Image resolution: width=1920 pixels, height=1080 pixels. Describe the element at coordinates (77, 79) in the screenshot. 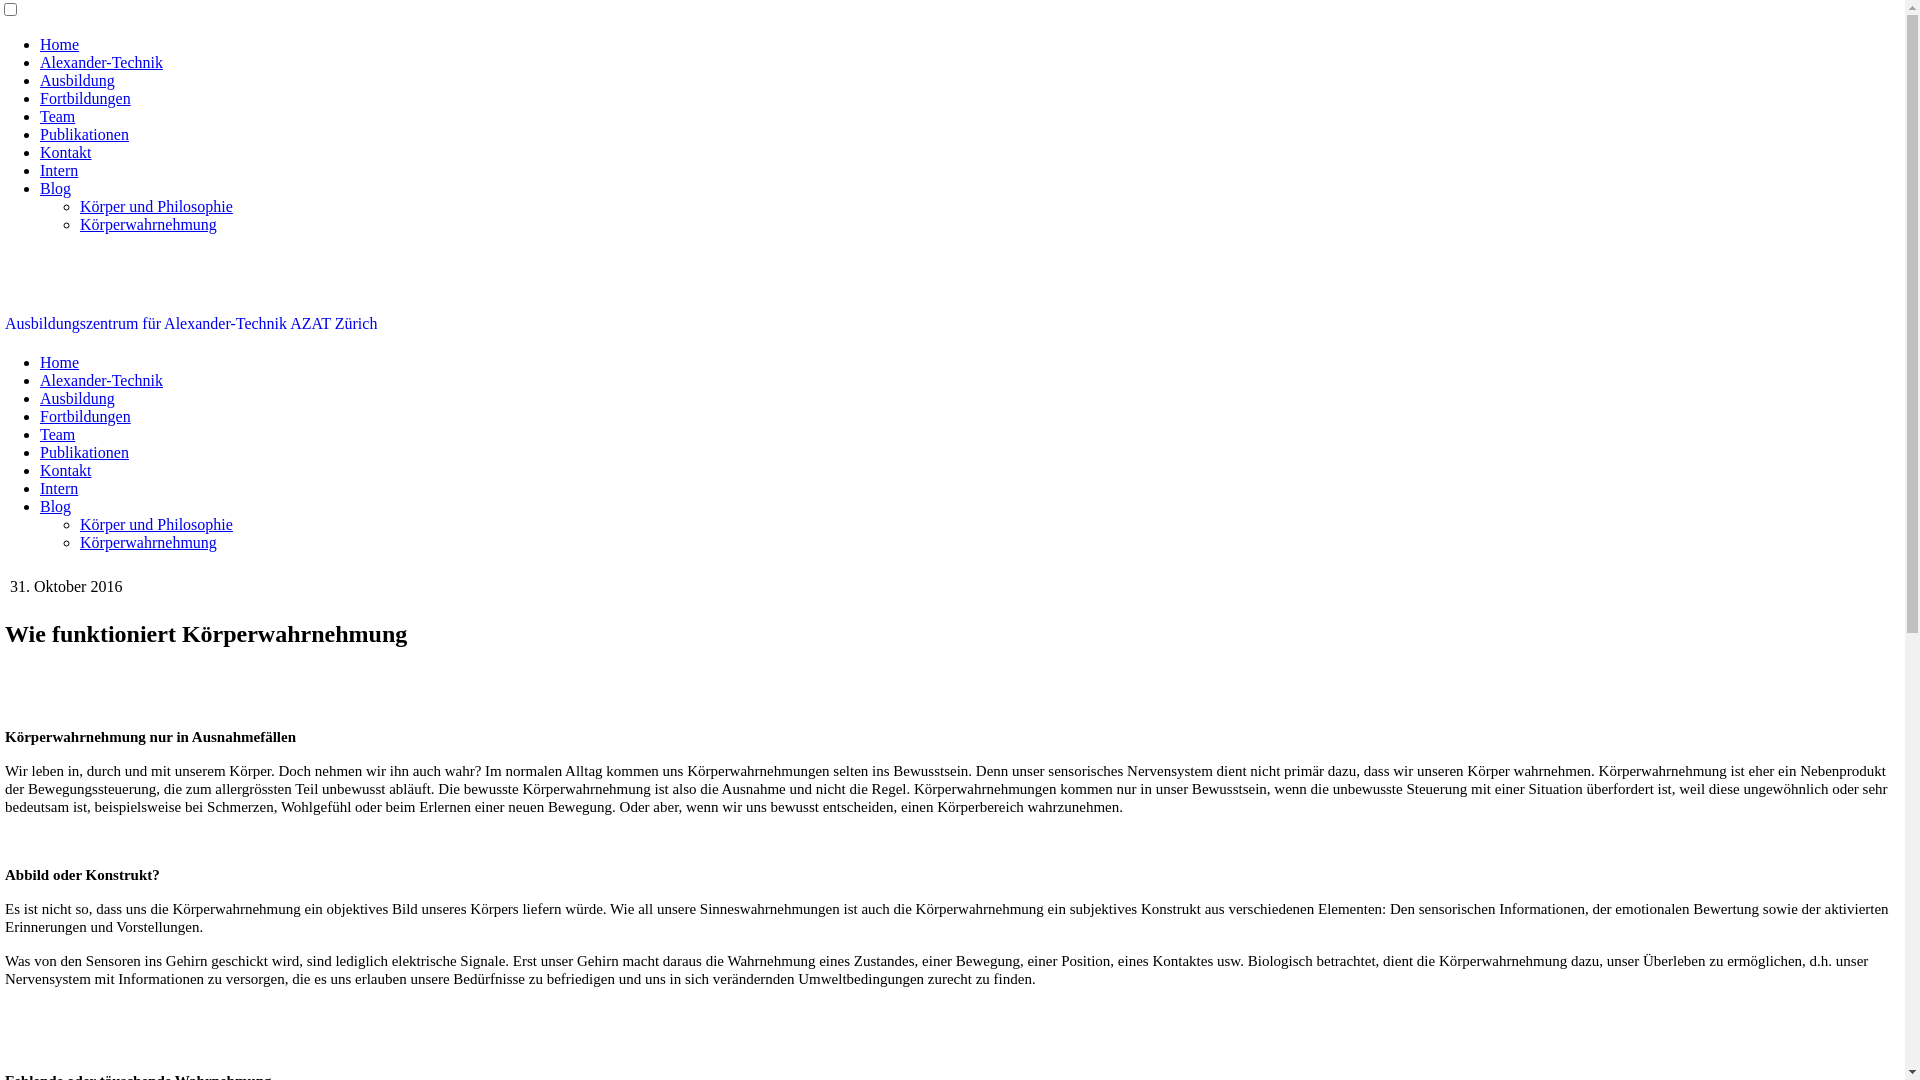

I see `'Ausbildung'` at that location.